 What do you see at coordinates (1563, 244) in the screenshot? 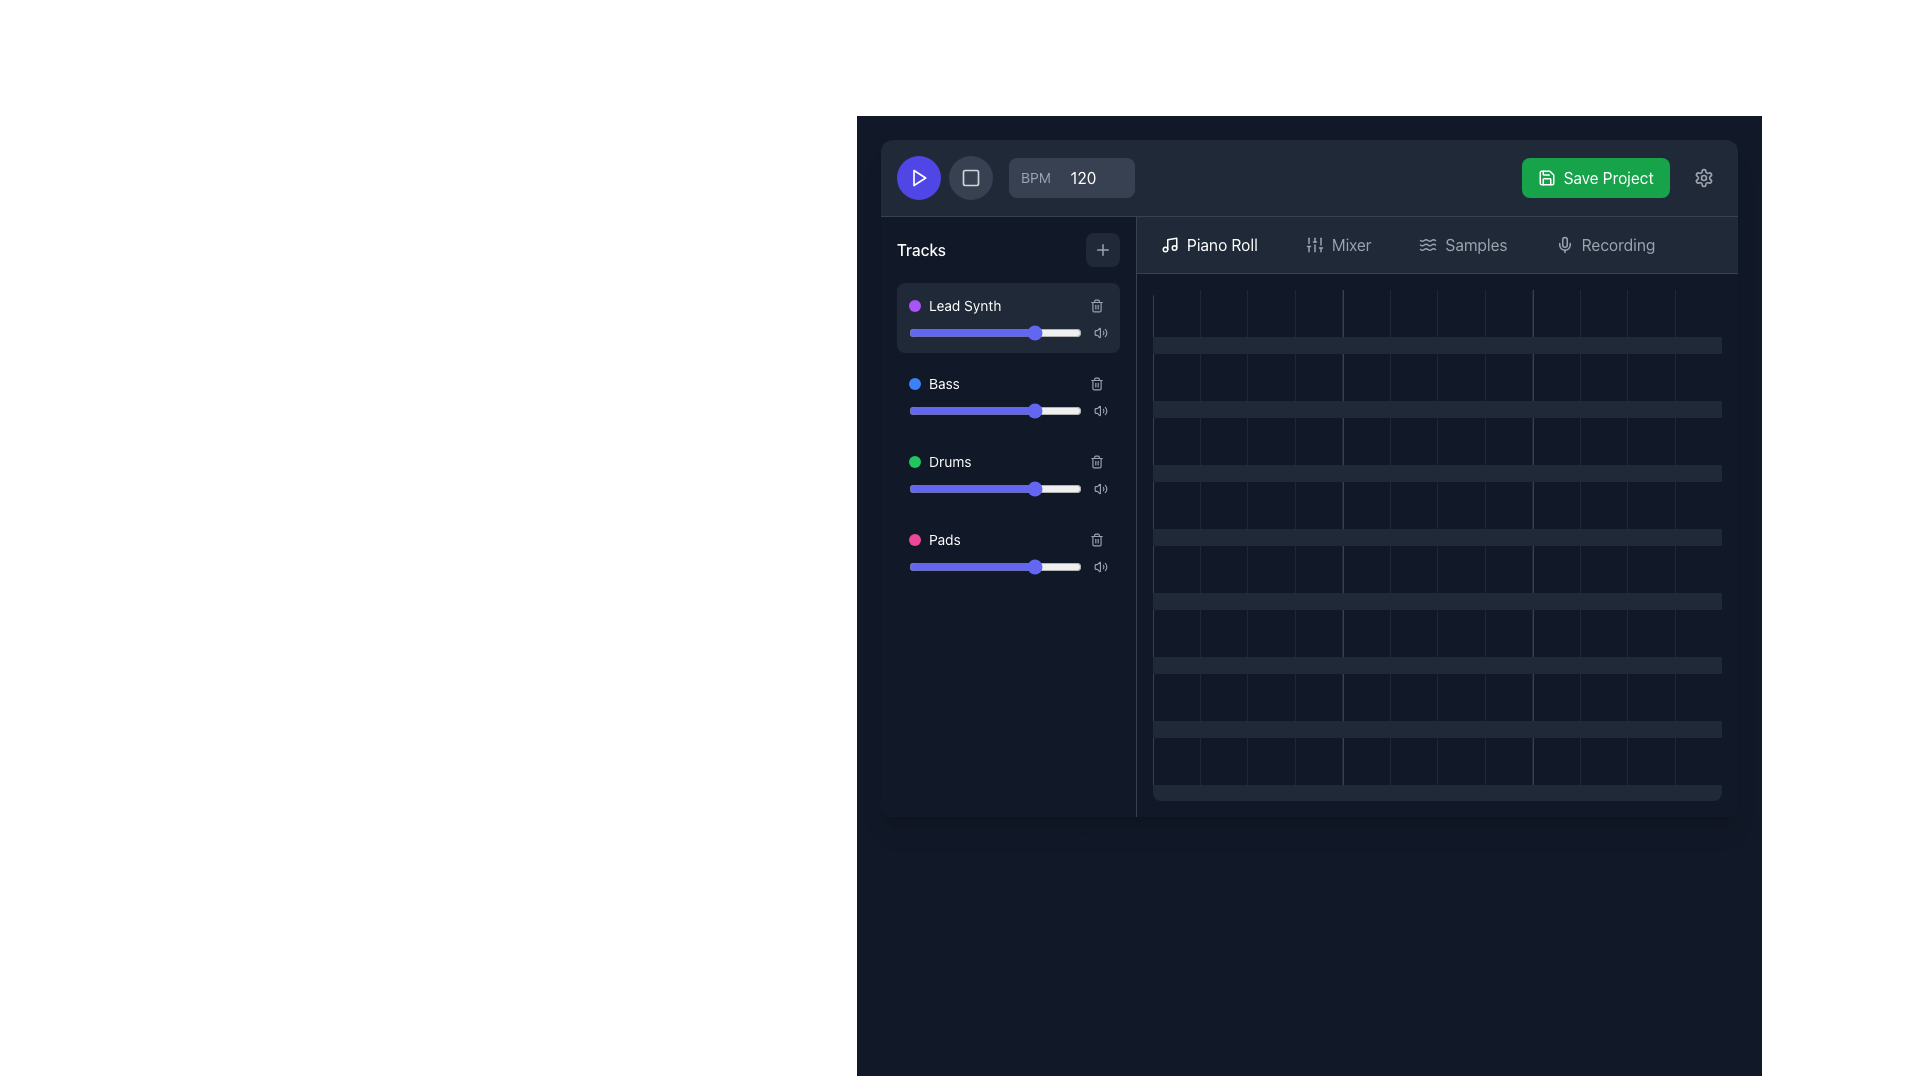
I see `the microphone icon located to the left of the 'Recording' text in the top bar of the interface` at bounding box center [1563, 244].